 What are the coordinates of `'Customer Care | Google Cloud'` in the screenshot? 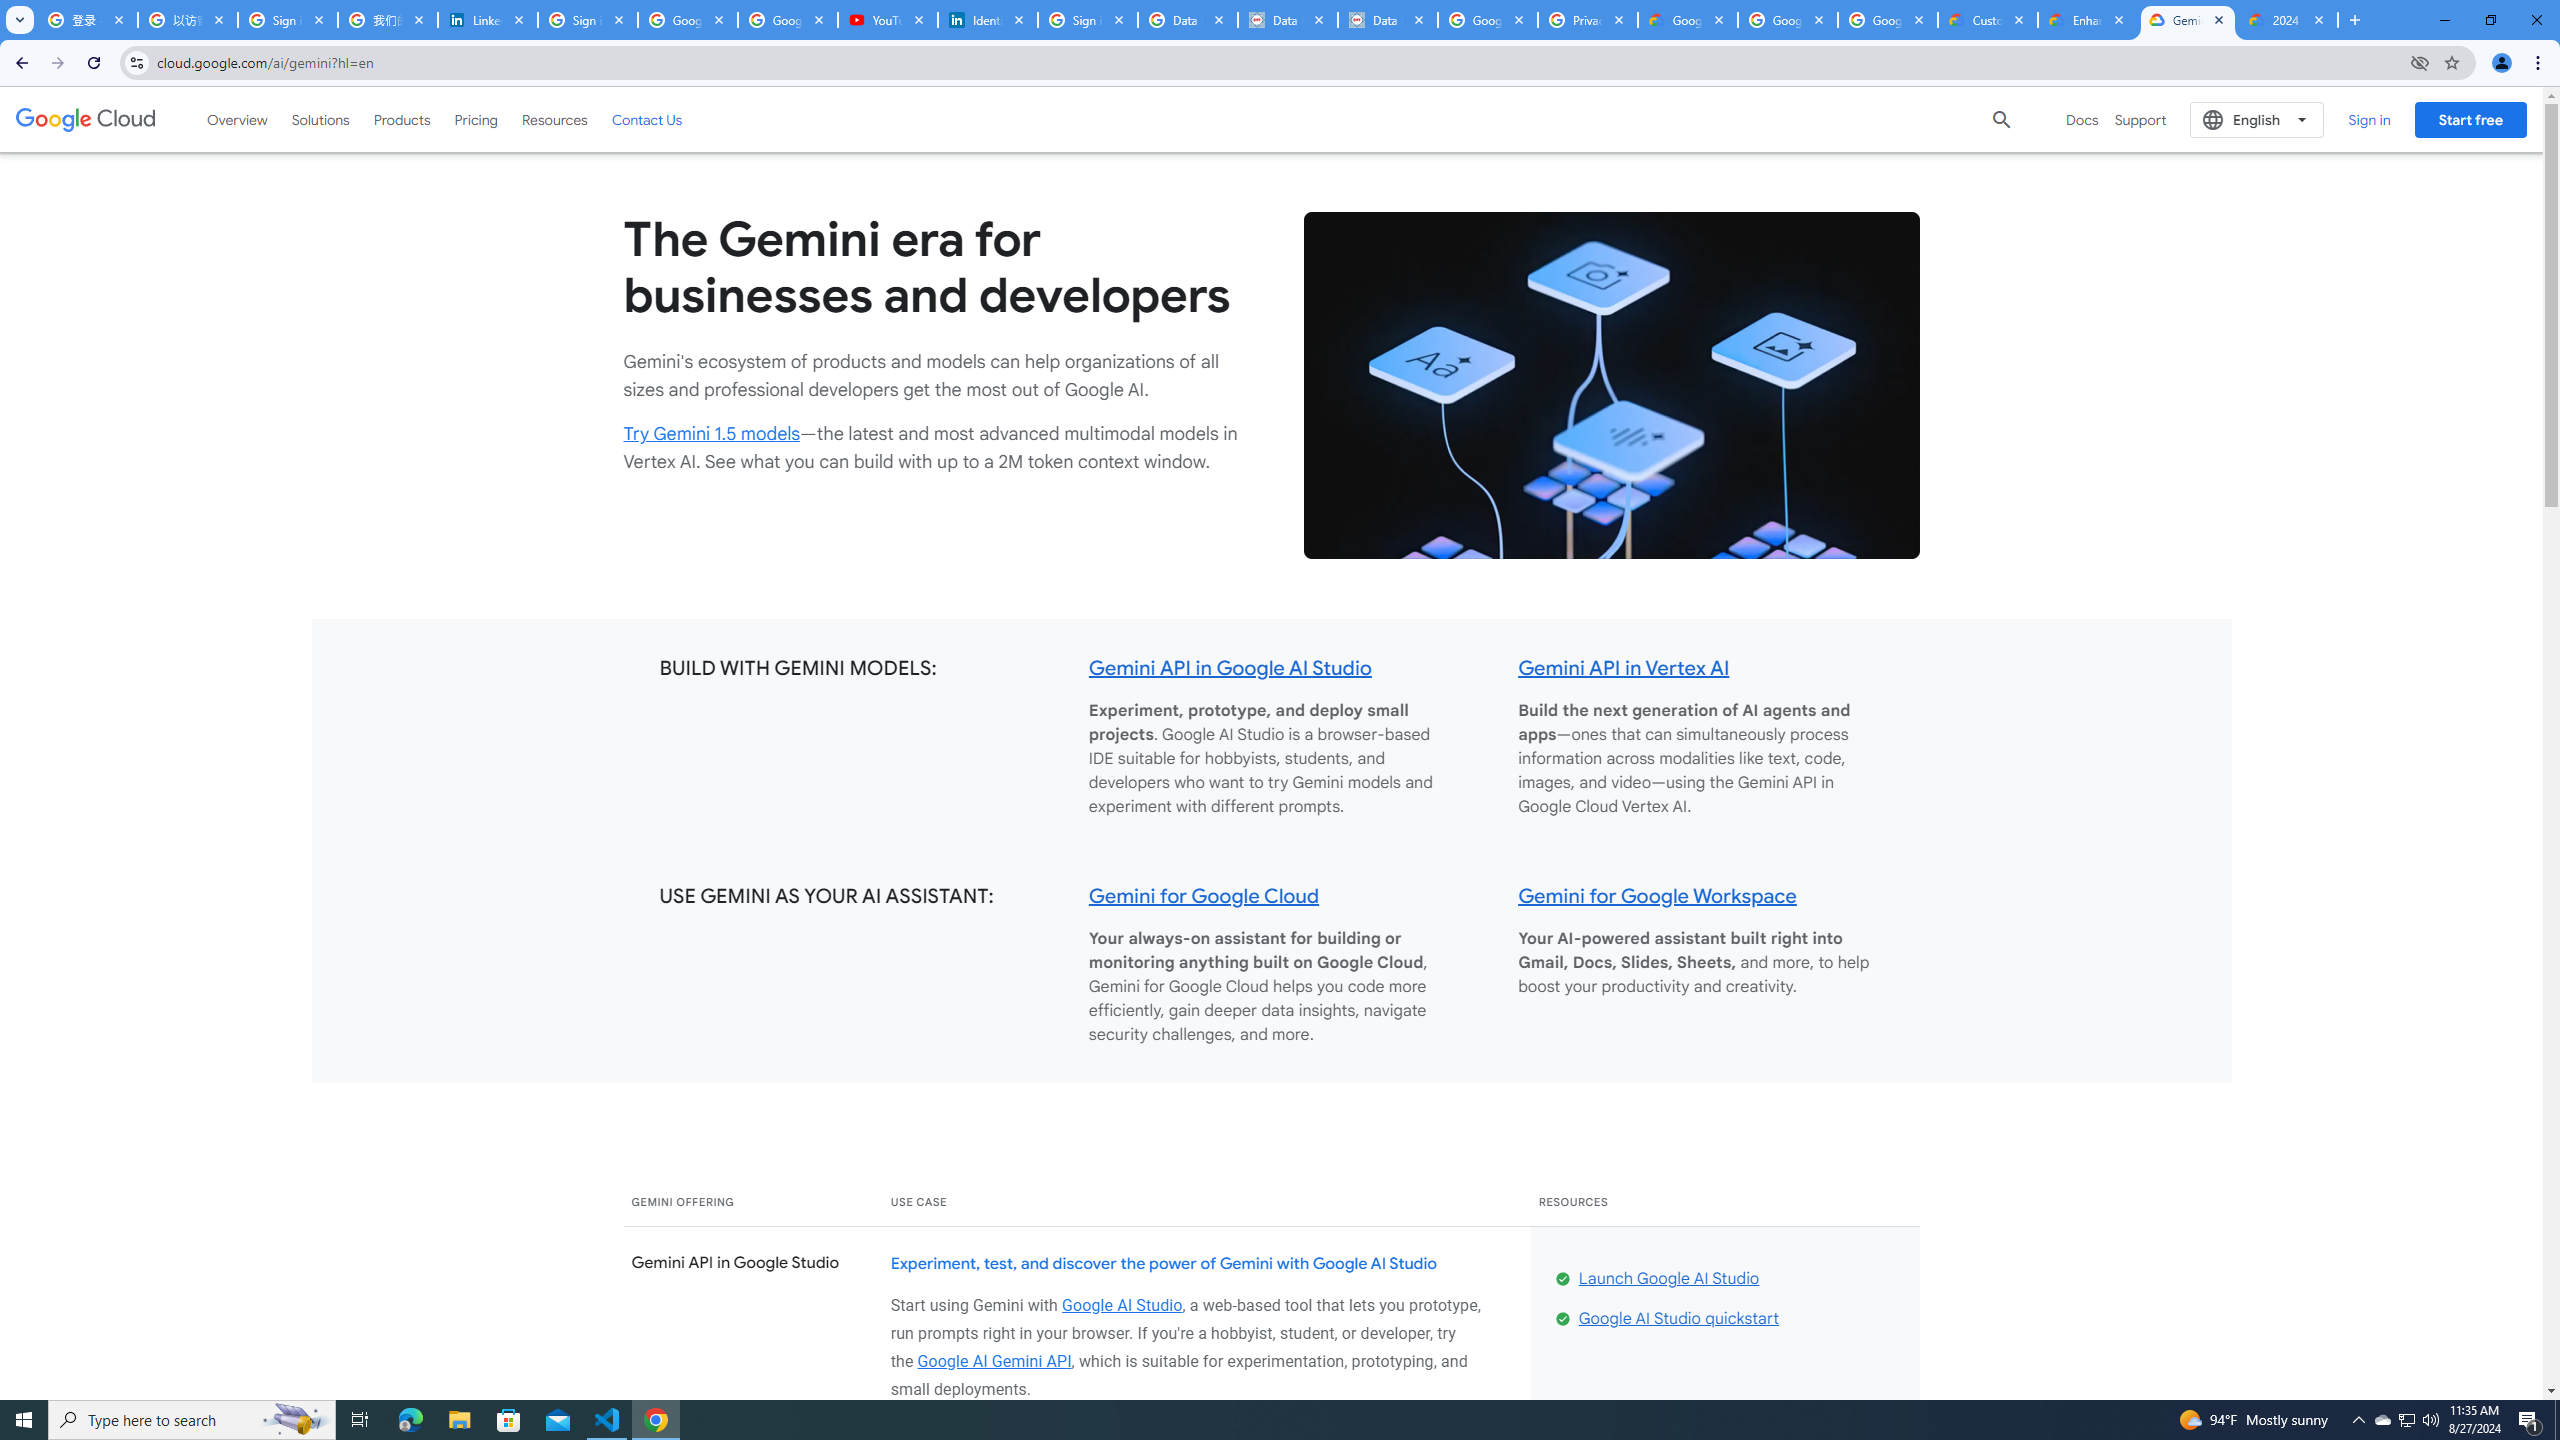 It's located at (1989, 19).